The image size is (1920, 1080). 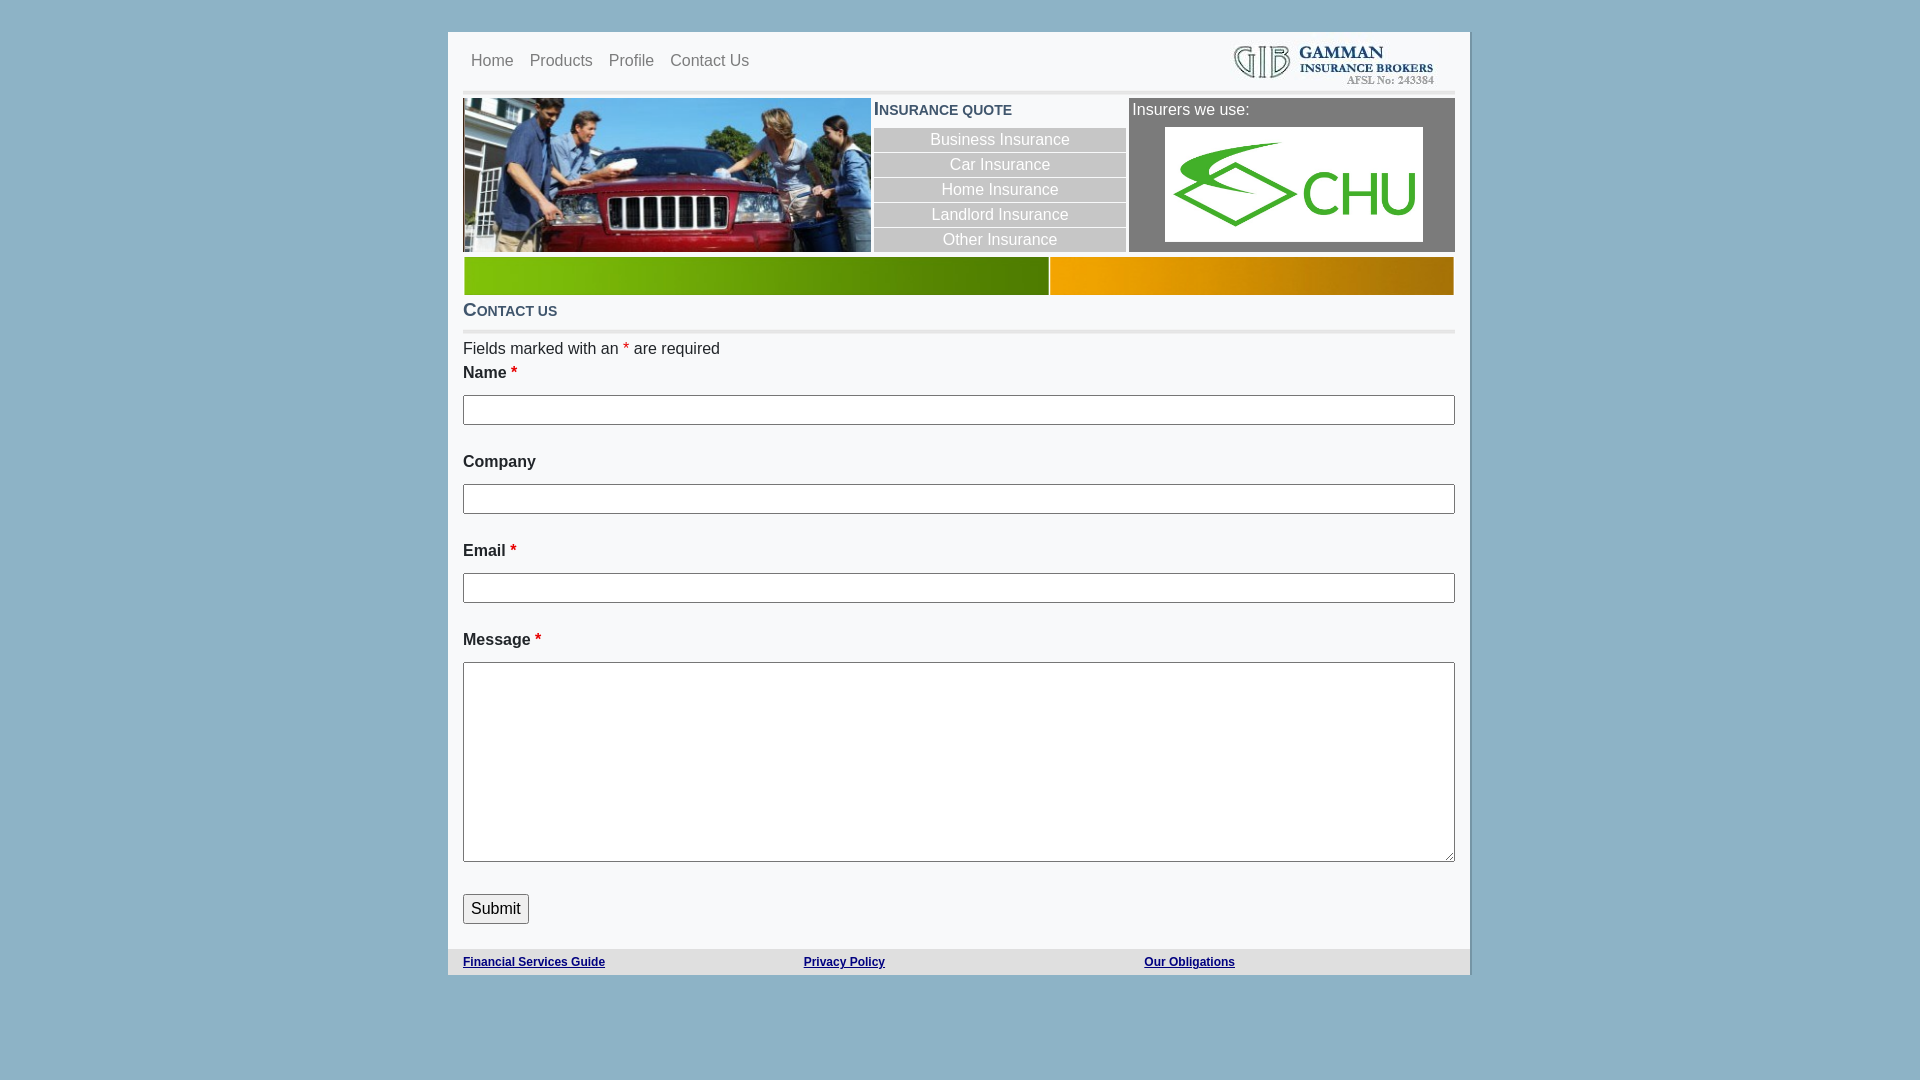 I want to click on 'Car Insurance', so click(x=1000, y=164).